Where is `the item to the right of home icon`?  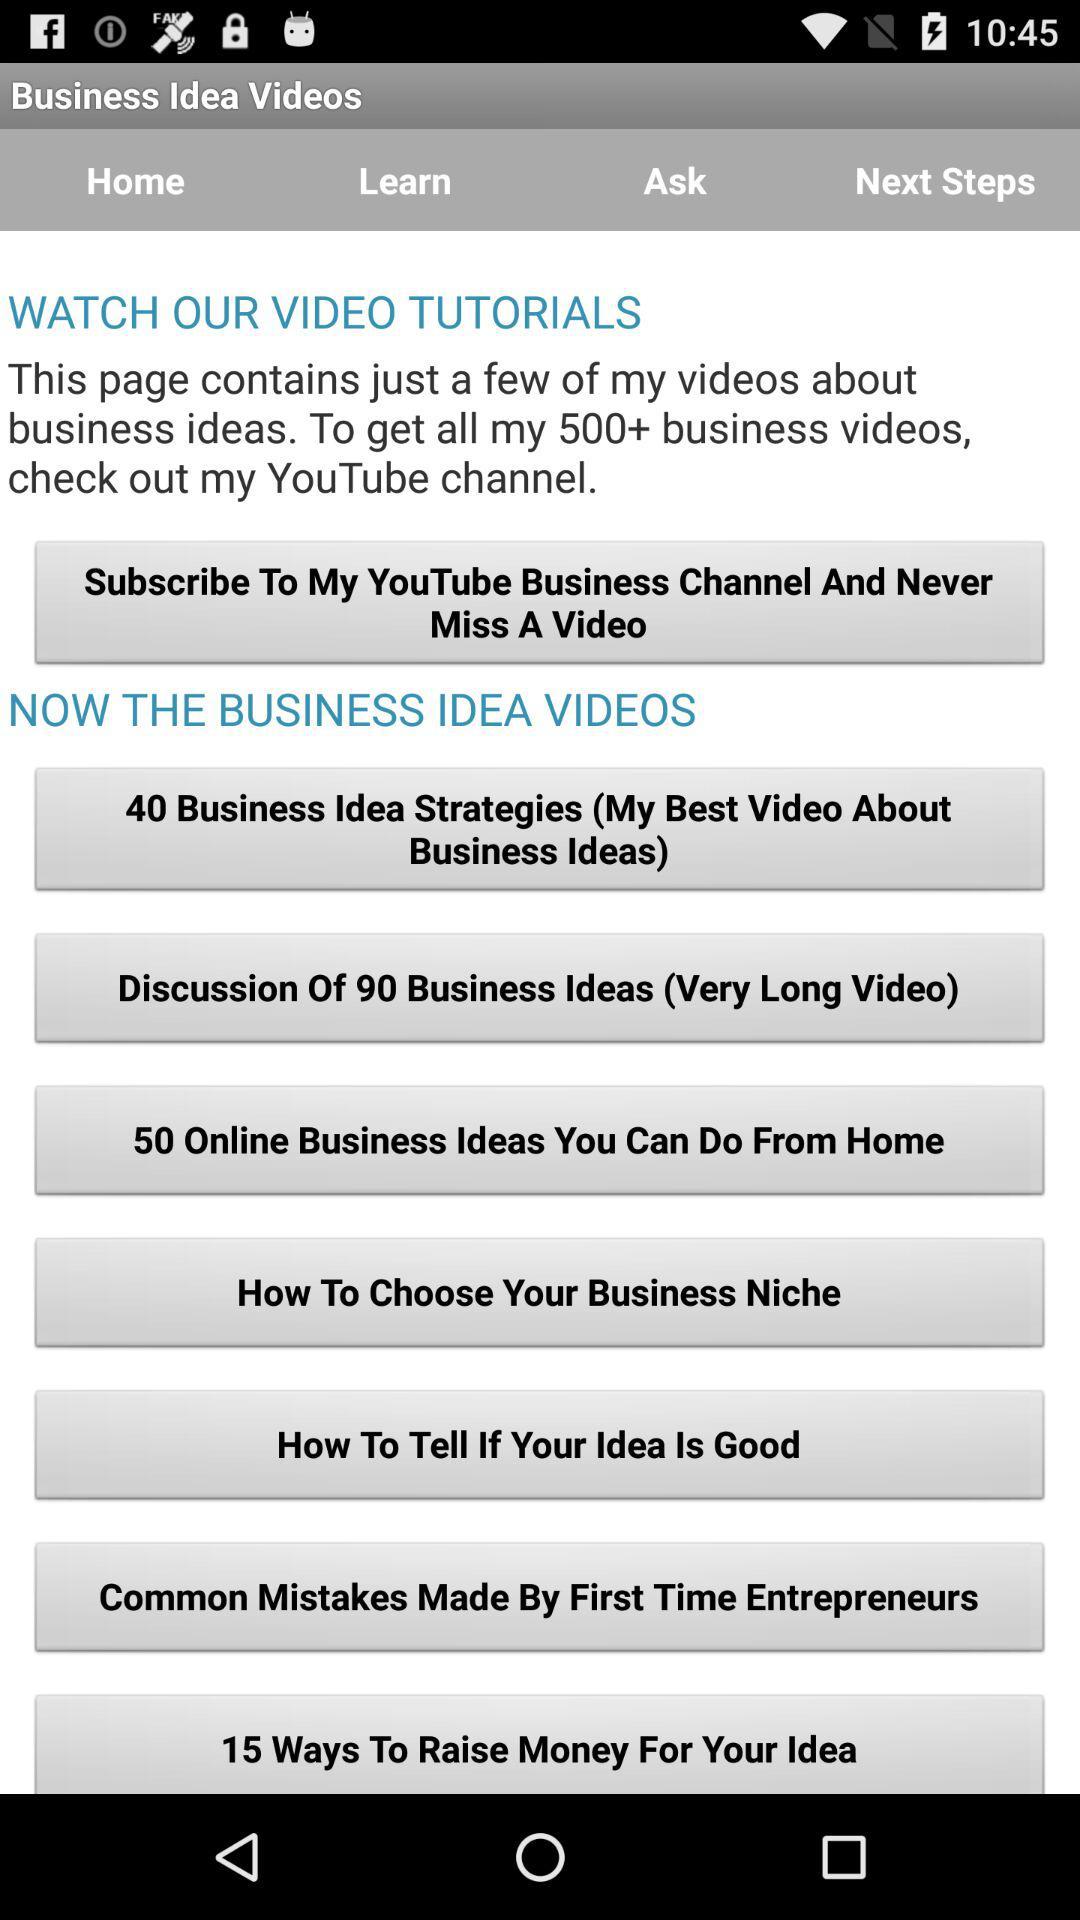 the item to the right of home icon is located at coordinates (405, 180).